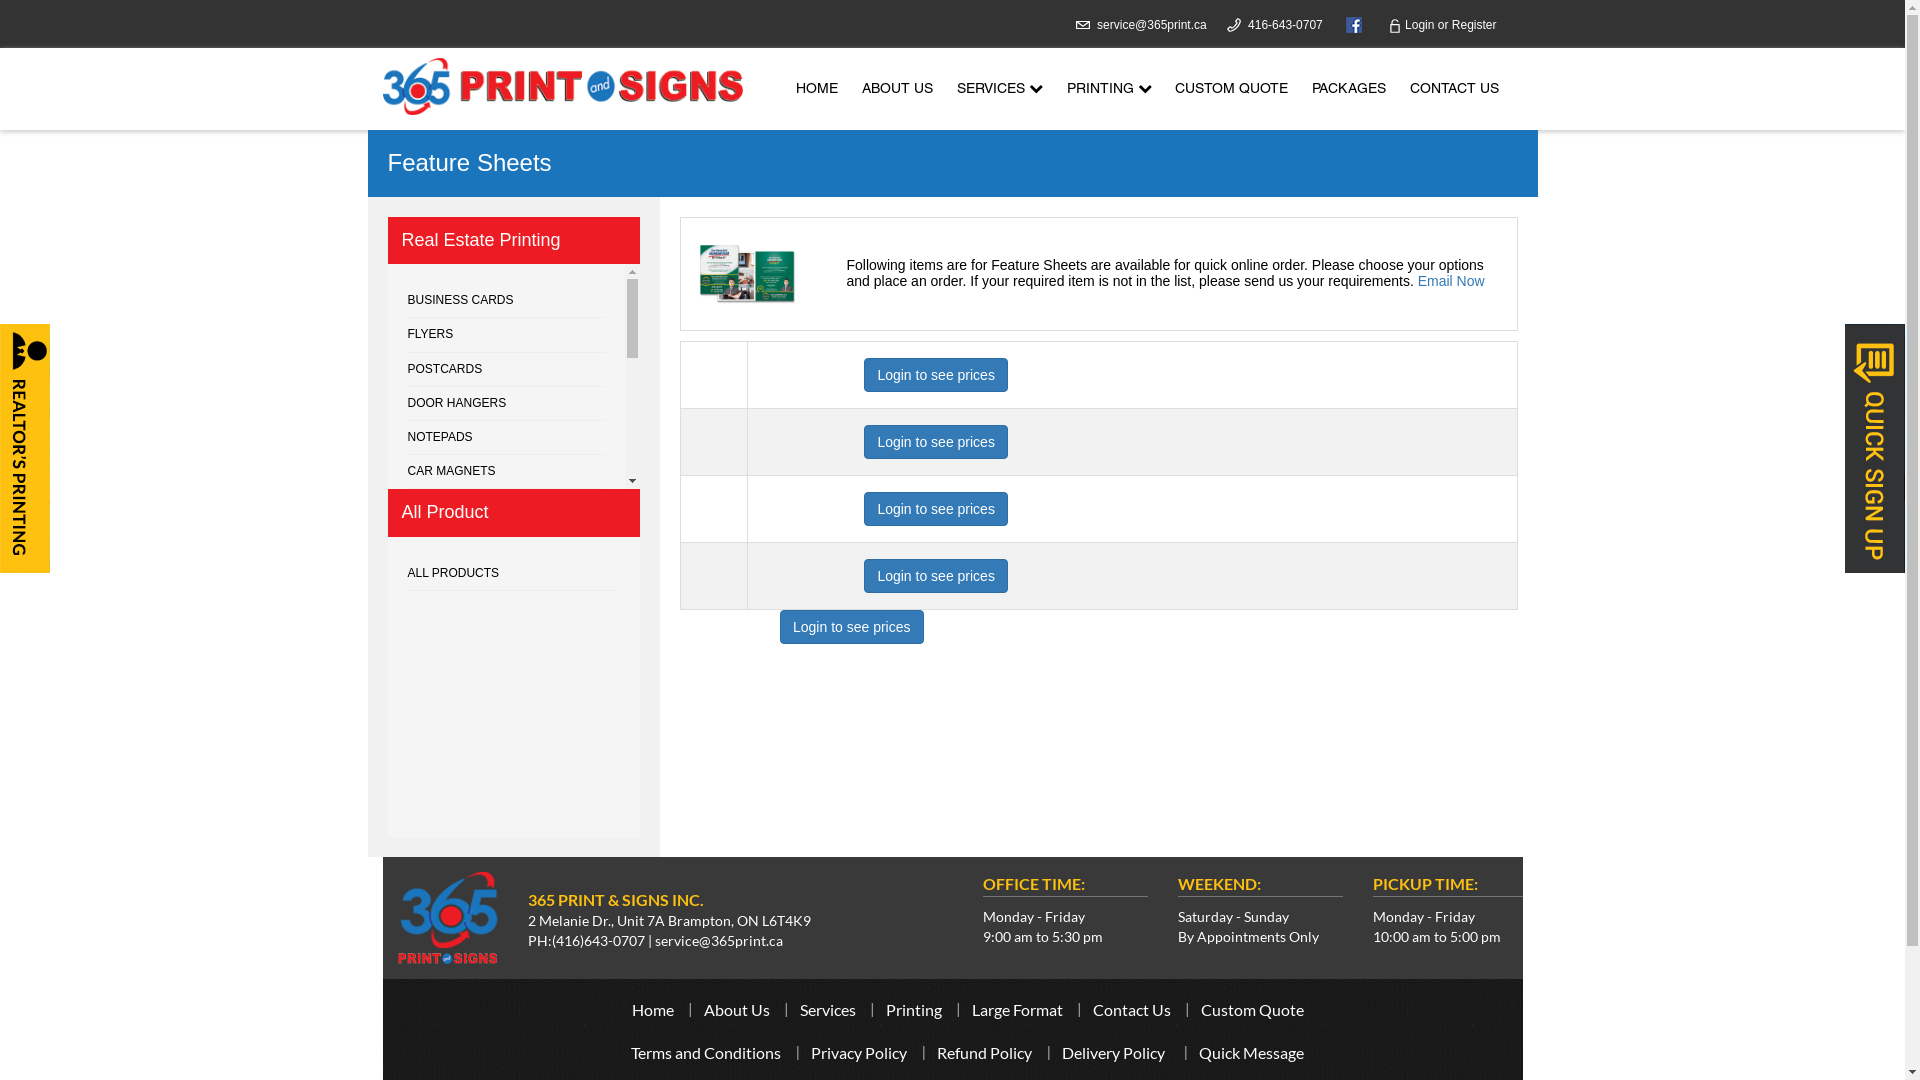  Describe the element at coordinates (507, 334) in the screenshot. I see `'FLYERS'` at that location.